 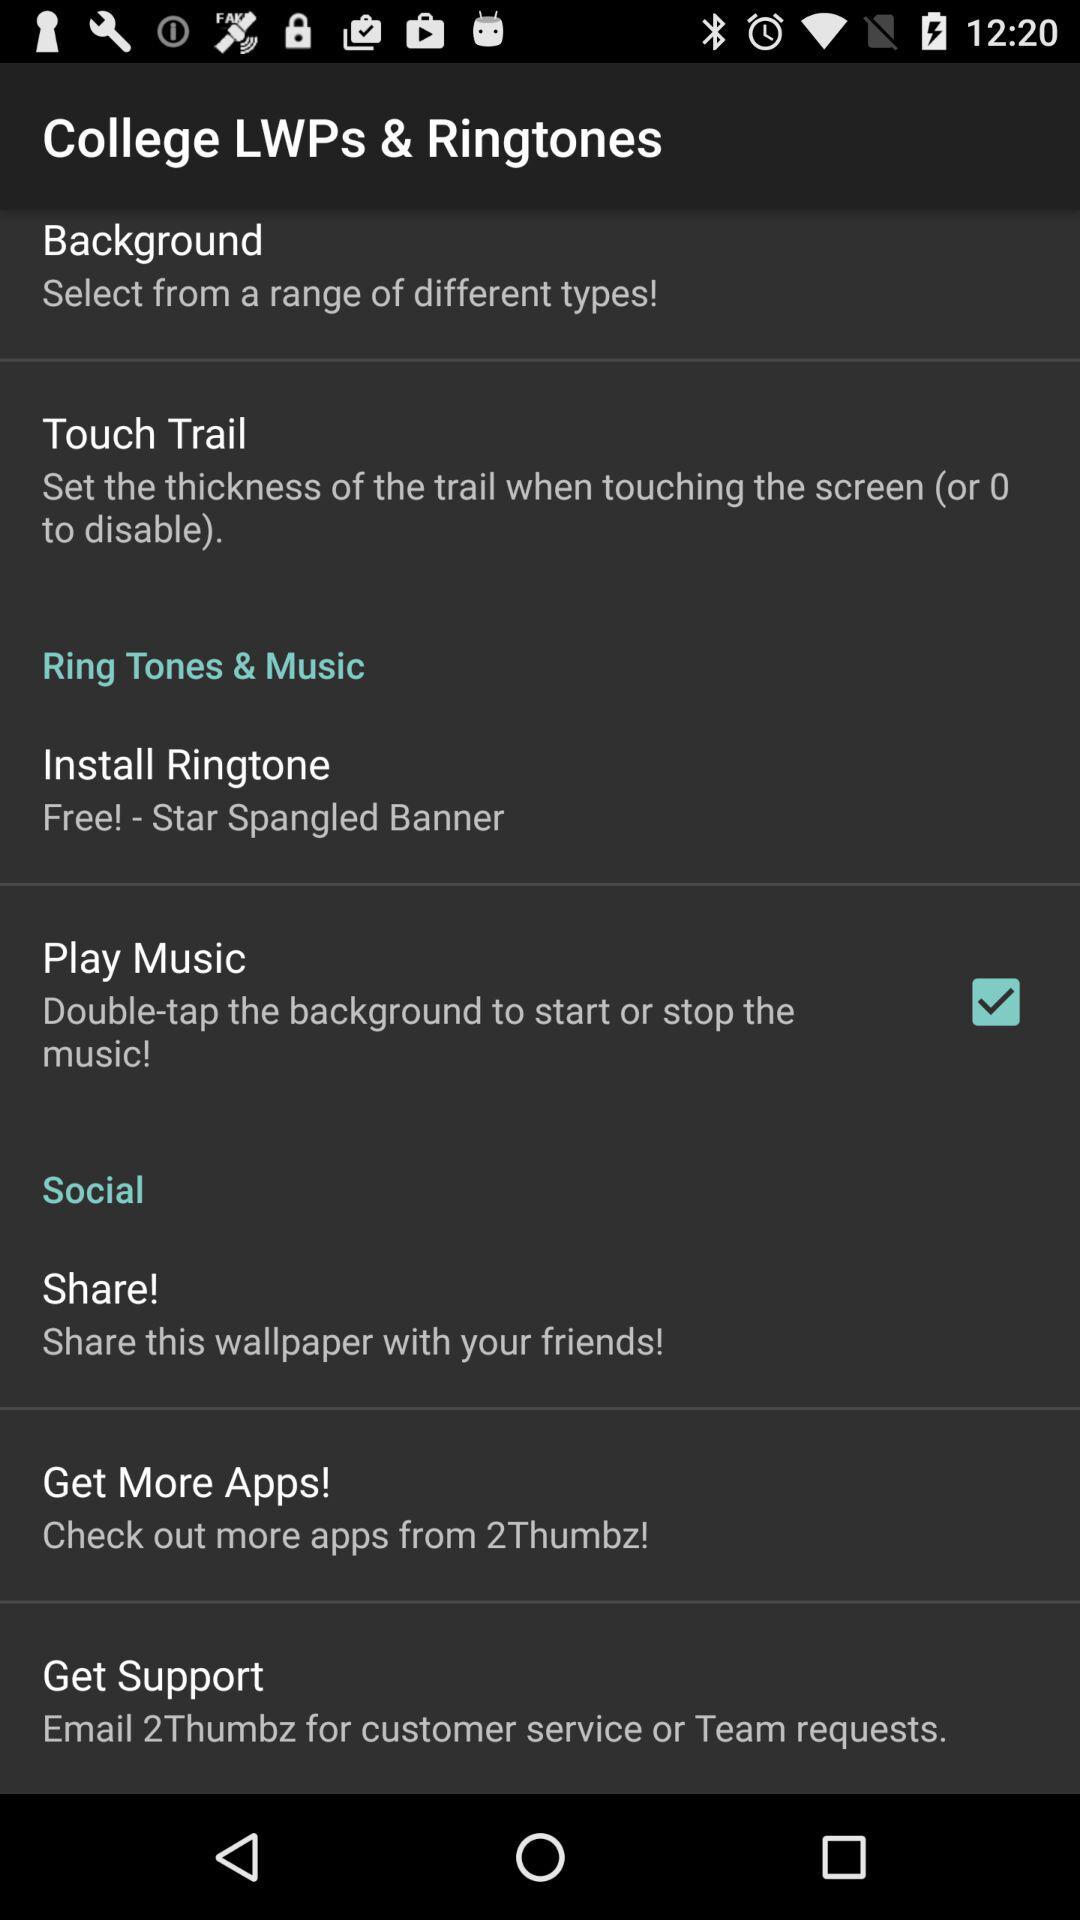 I want to click on app above ring tones & music, so click(x=540, y=506).